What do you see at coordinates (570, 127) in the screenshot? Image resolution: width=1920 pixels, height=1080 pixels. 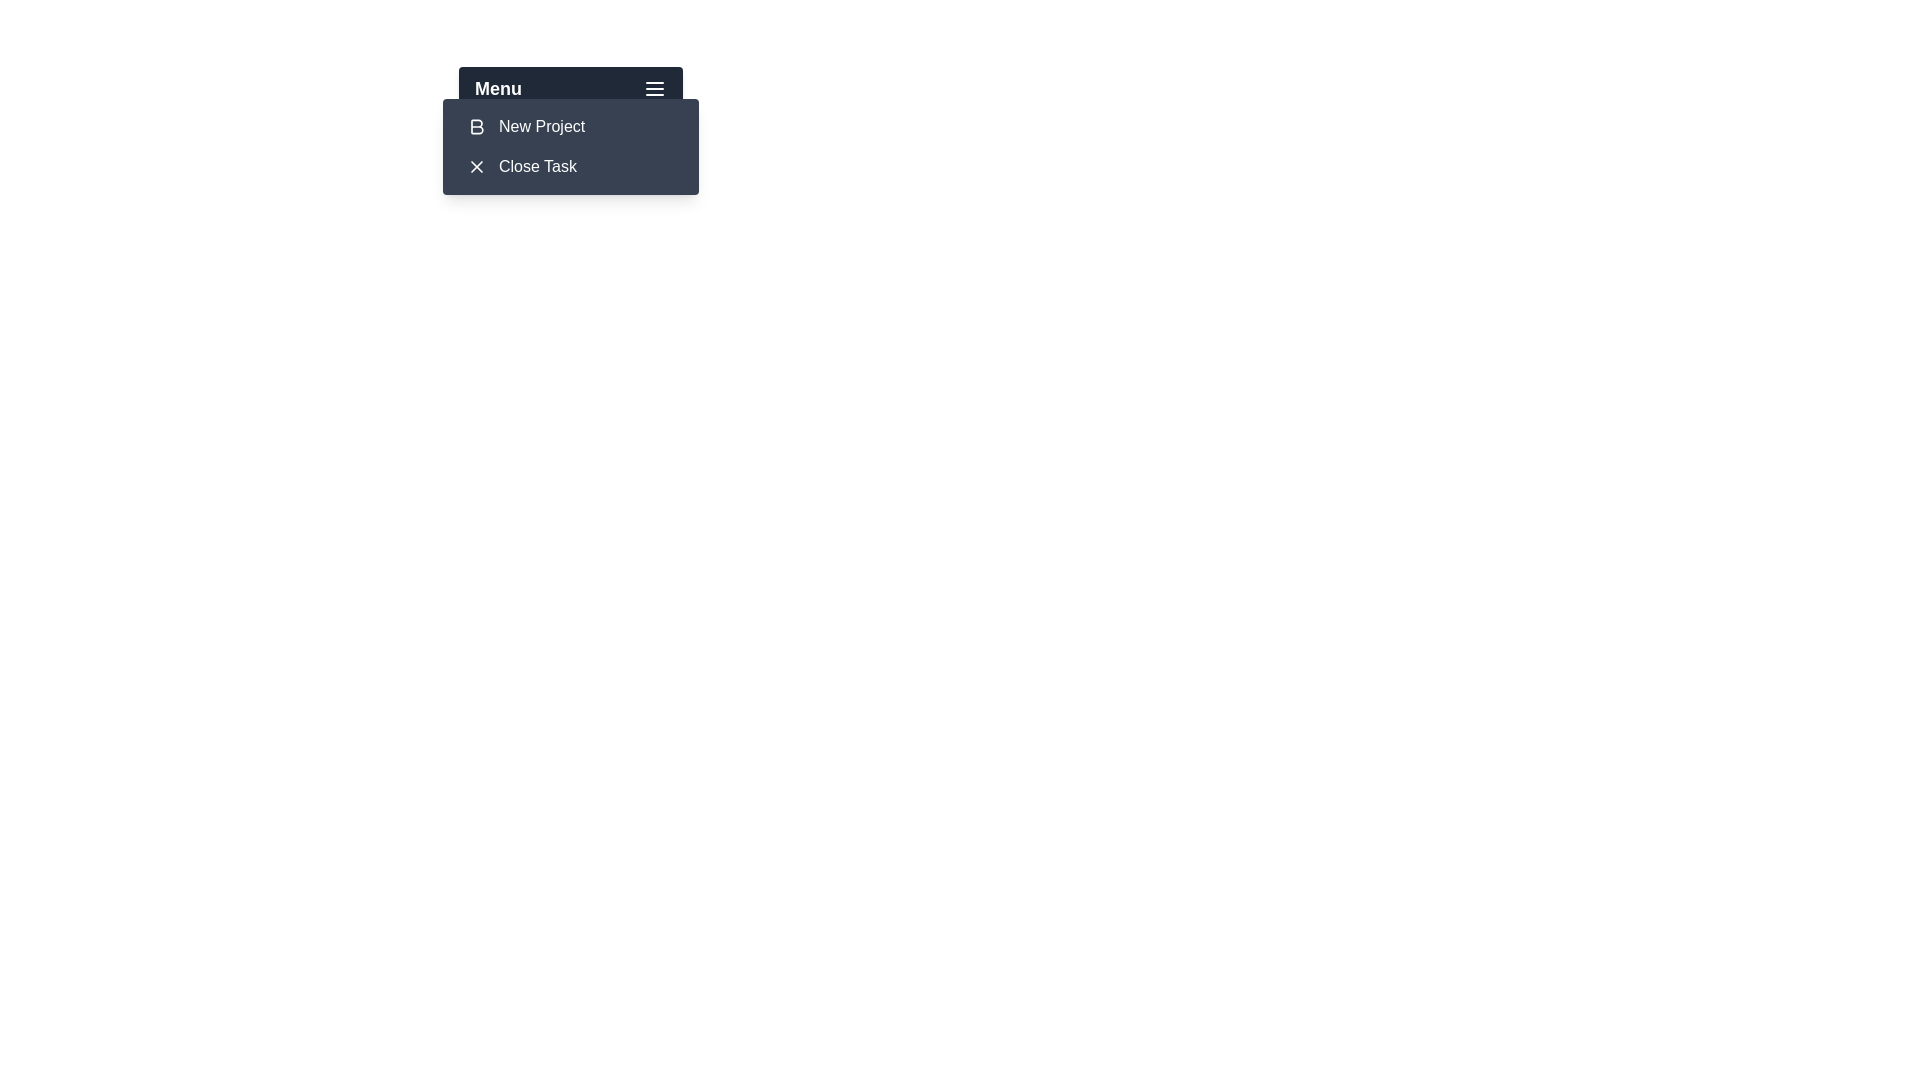 I see `the 'New Project' menu item in the dropdown menu` at bounding box center [570, 127].